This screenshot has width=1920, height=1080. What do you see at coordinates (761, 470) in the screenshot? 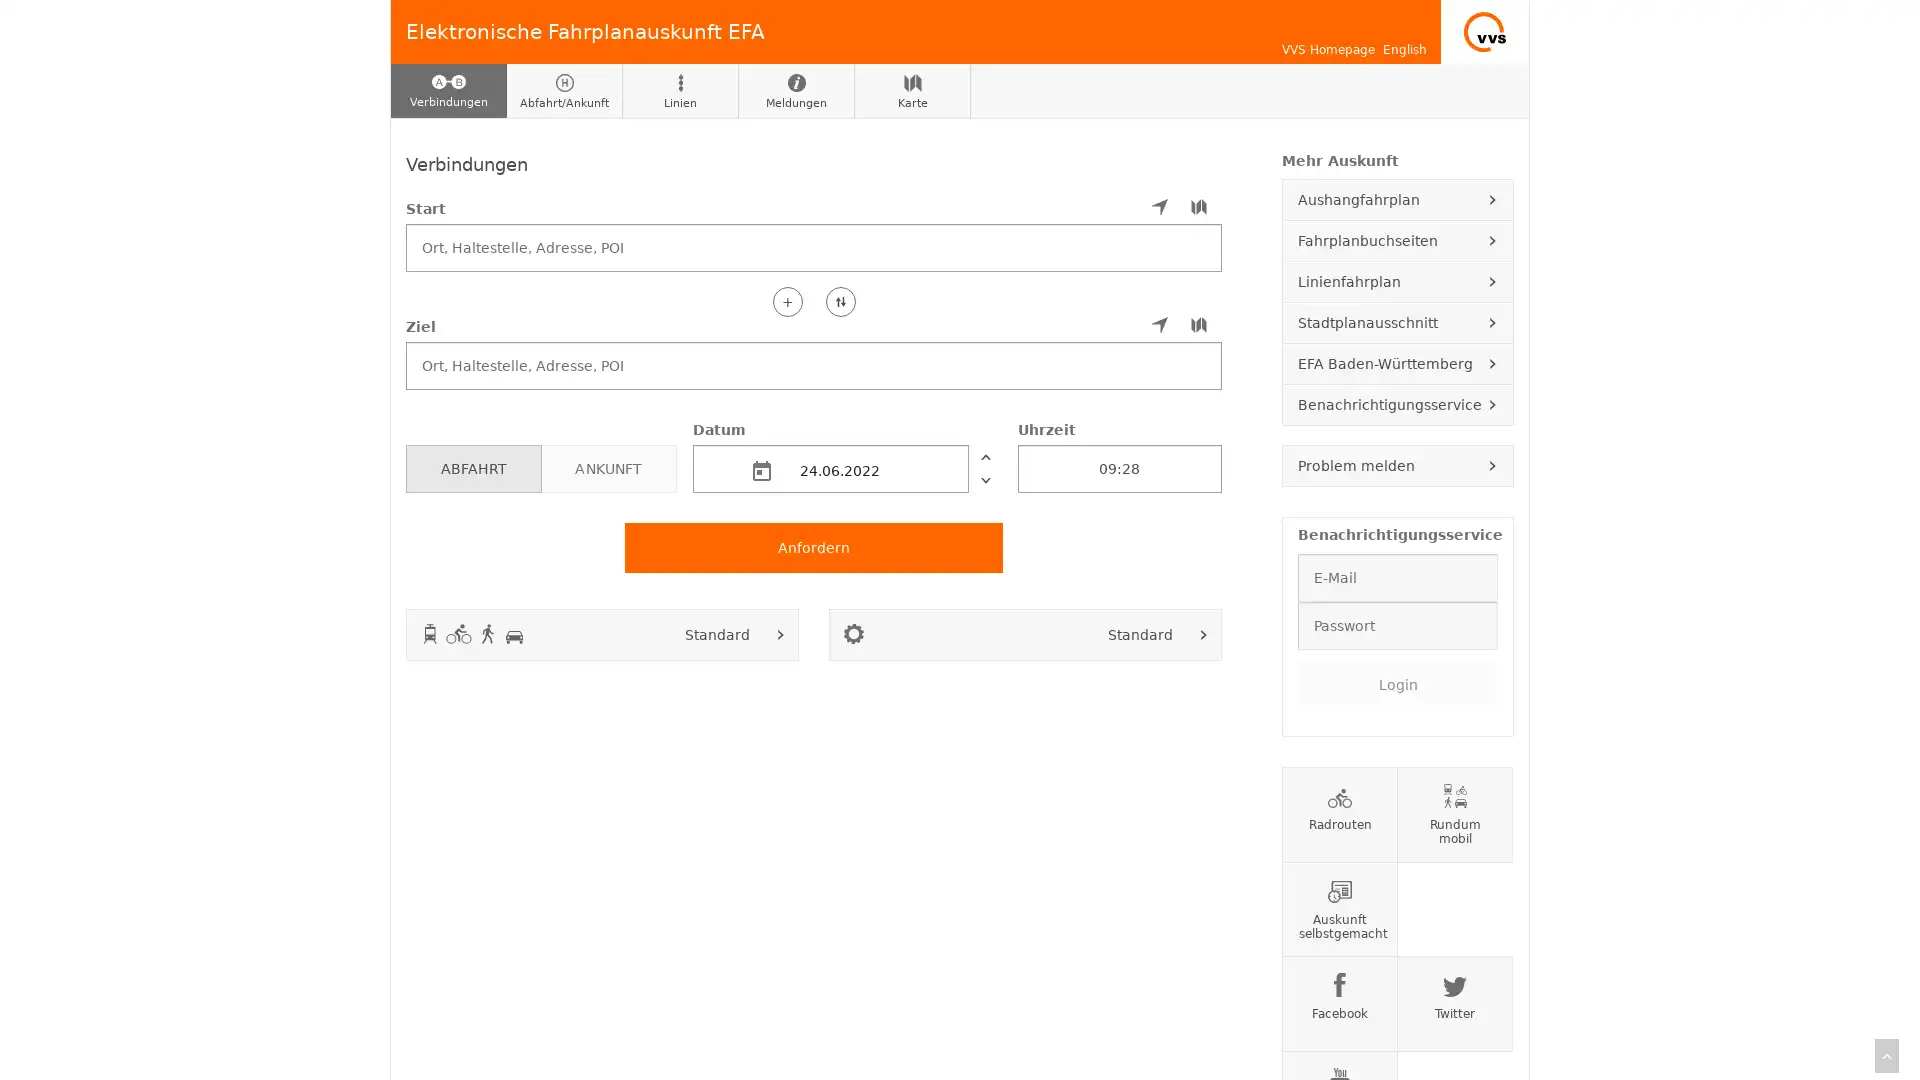
I see `md-calendar` at bounding box center [761, 470].